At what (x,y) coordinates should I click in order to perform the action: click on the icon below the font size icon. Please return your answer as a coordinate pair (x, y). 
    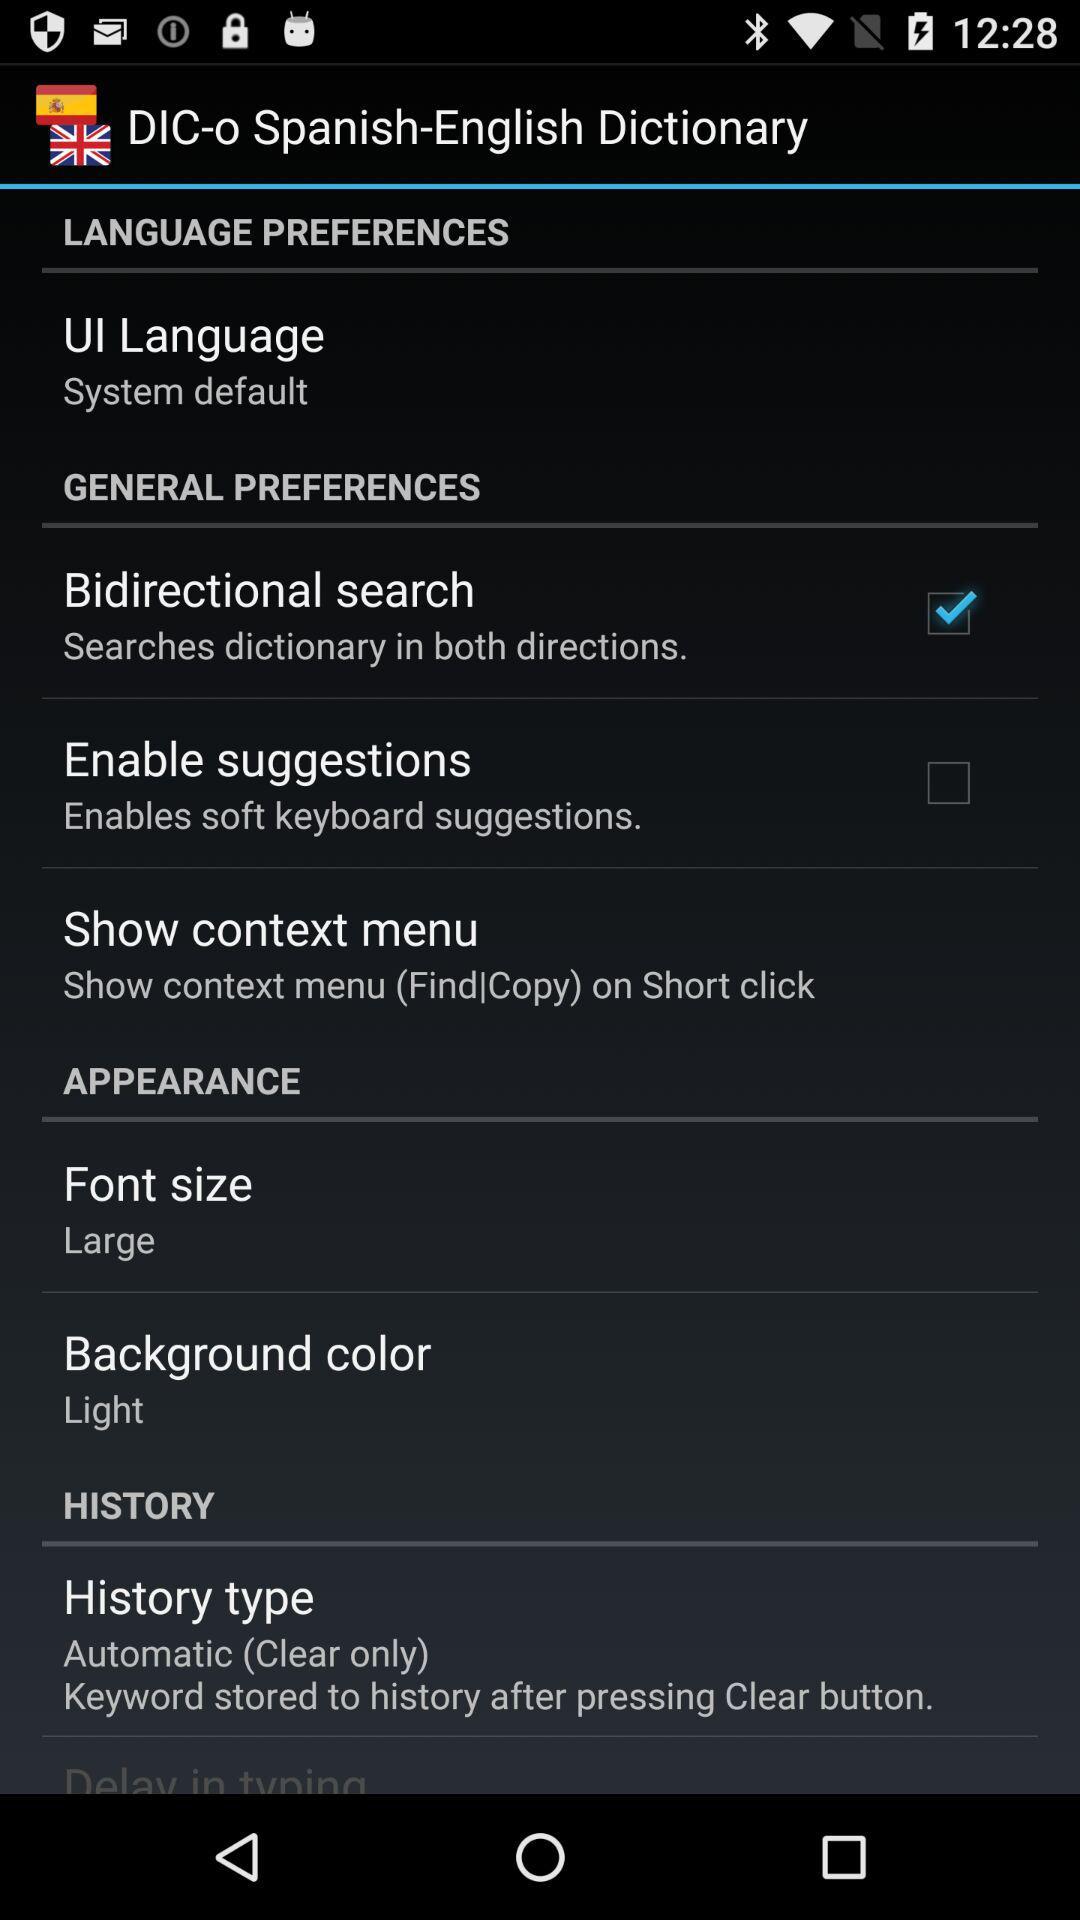
    Looking at the image, I should click on (109, 1237).